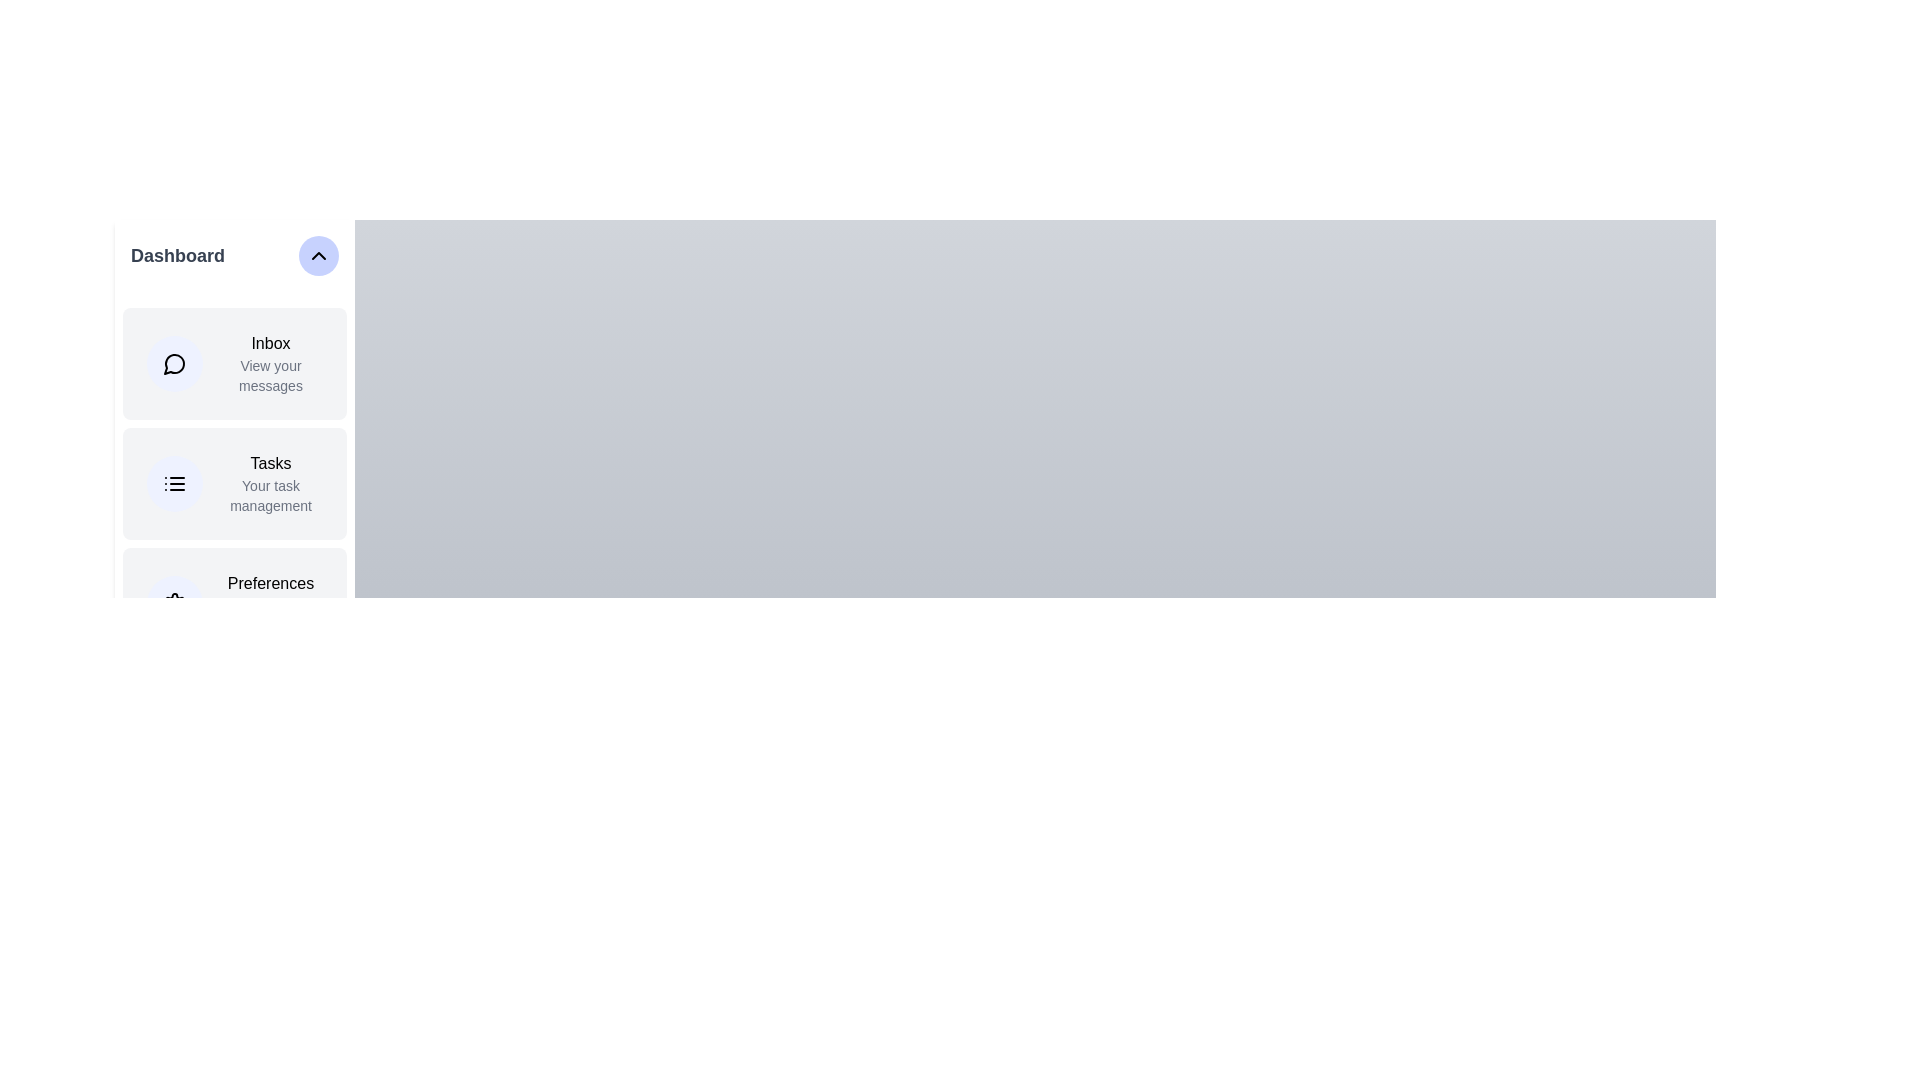  Describe the element at coordinates (235, 363) in the screenshot. I see `the menu item Inbox from the sidebar` at that location.